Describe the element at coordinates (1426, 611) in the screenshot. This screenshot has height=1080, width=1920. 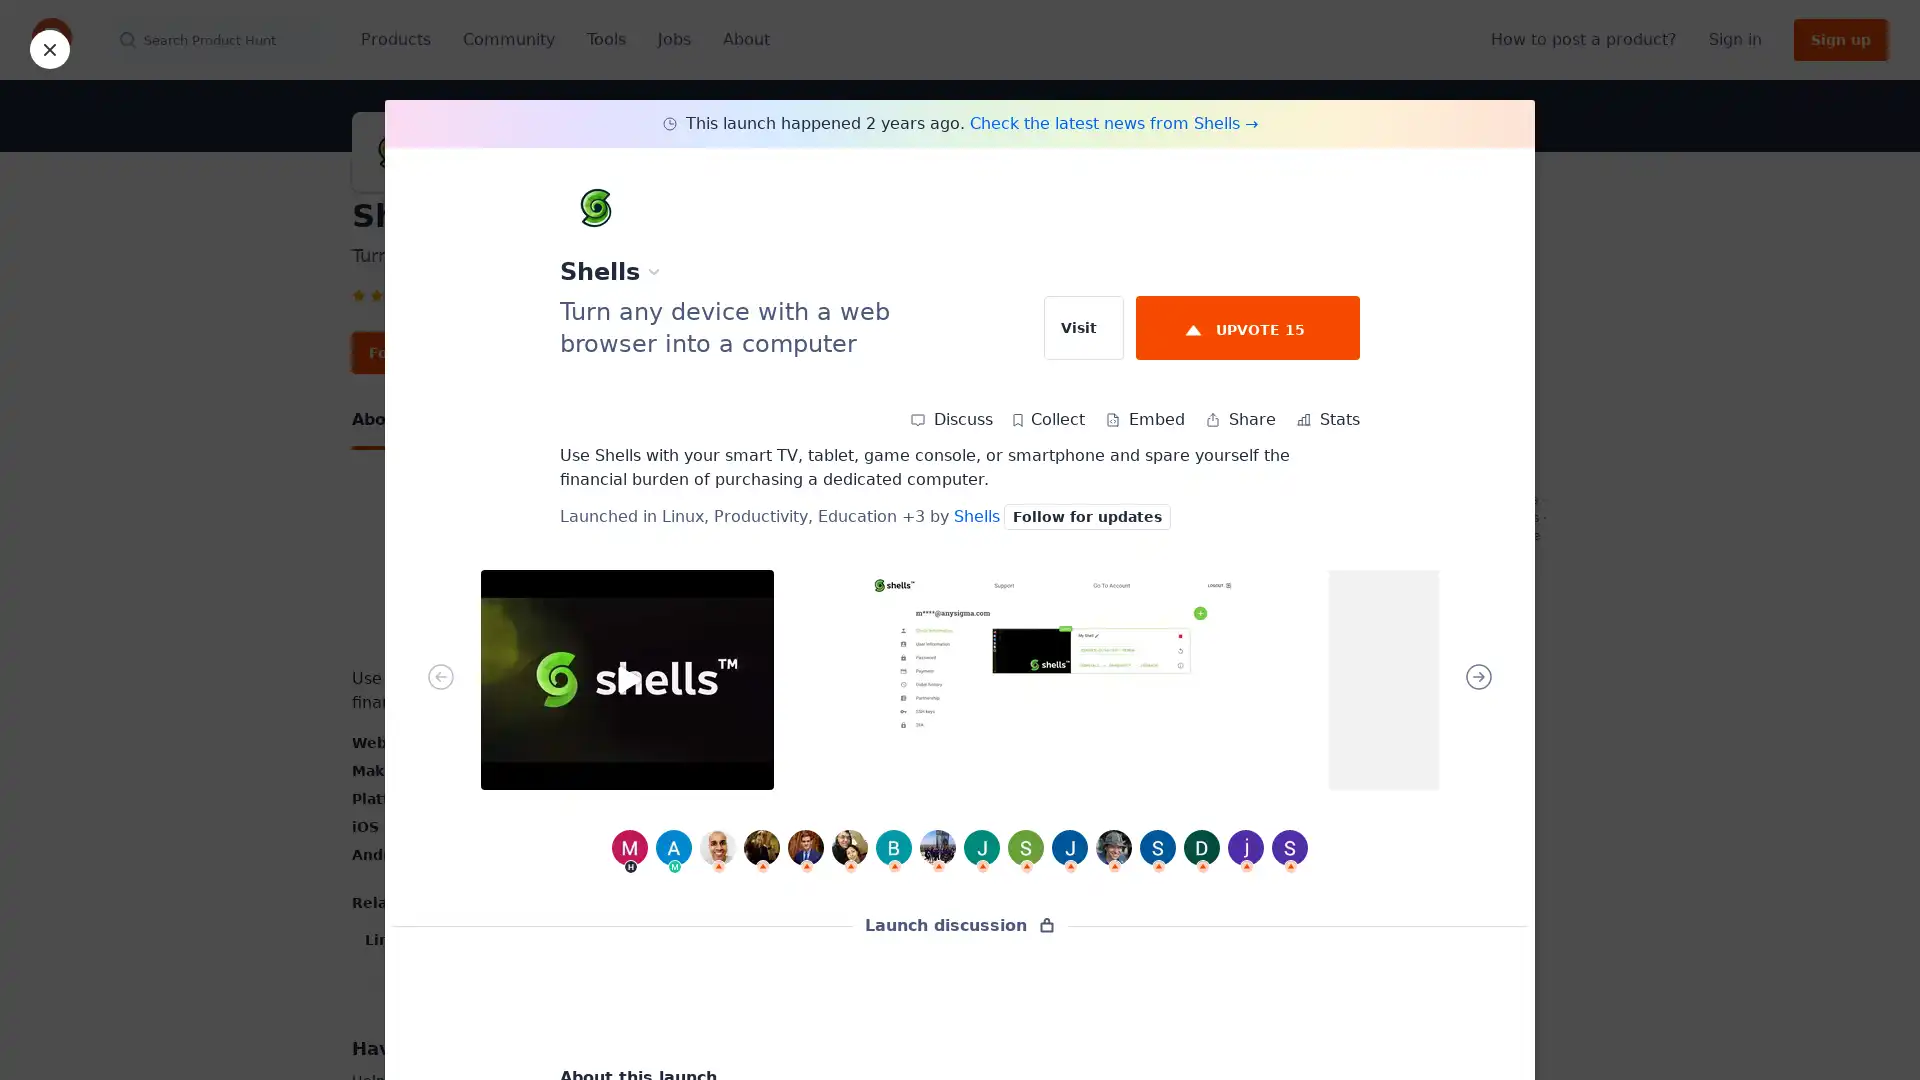
I see `Request changes to this page` at that location.